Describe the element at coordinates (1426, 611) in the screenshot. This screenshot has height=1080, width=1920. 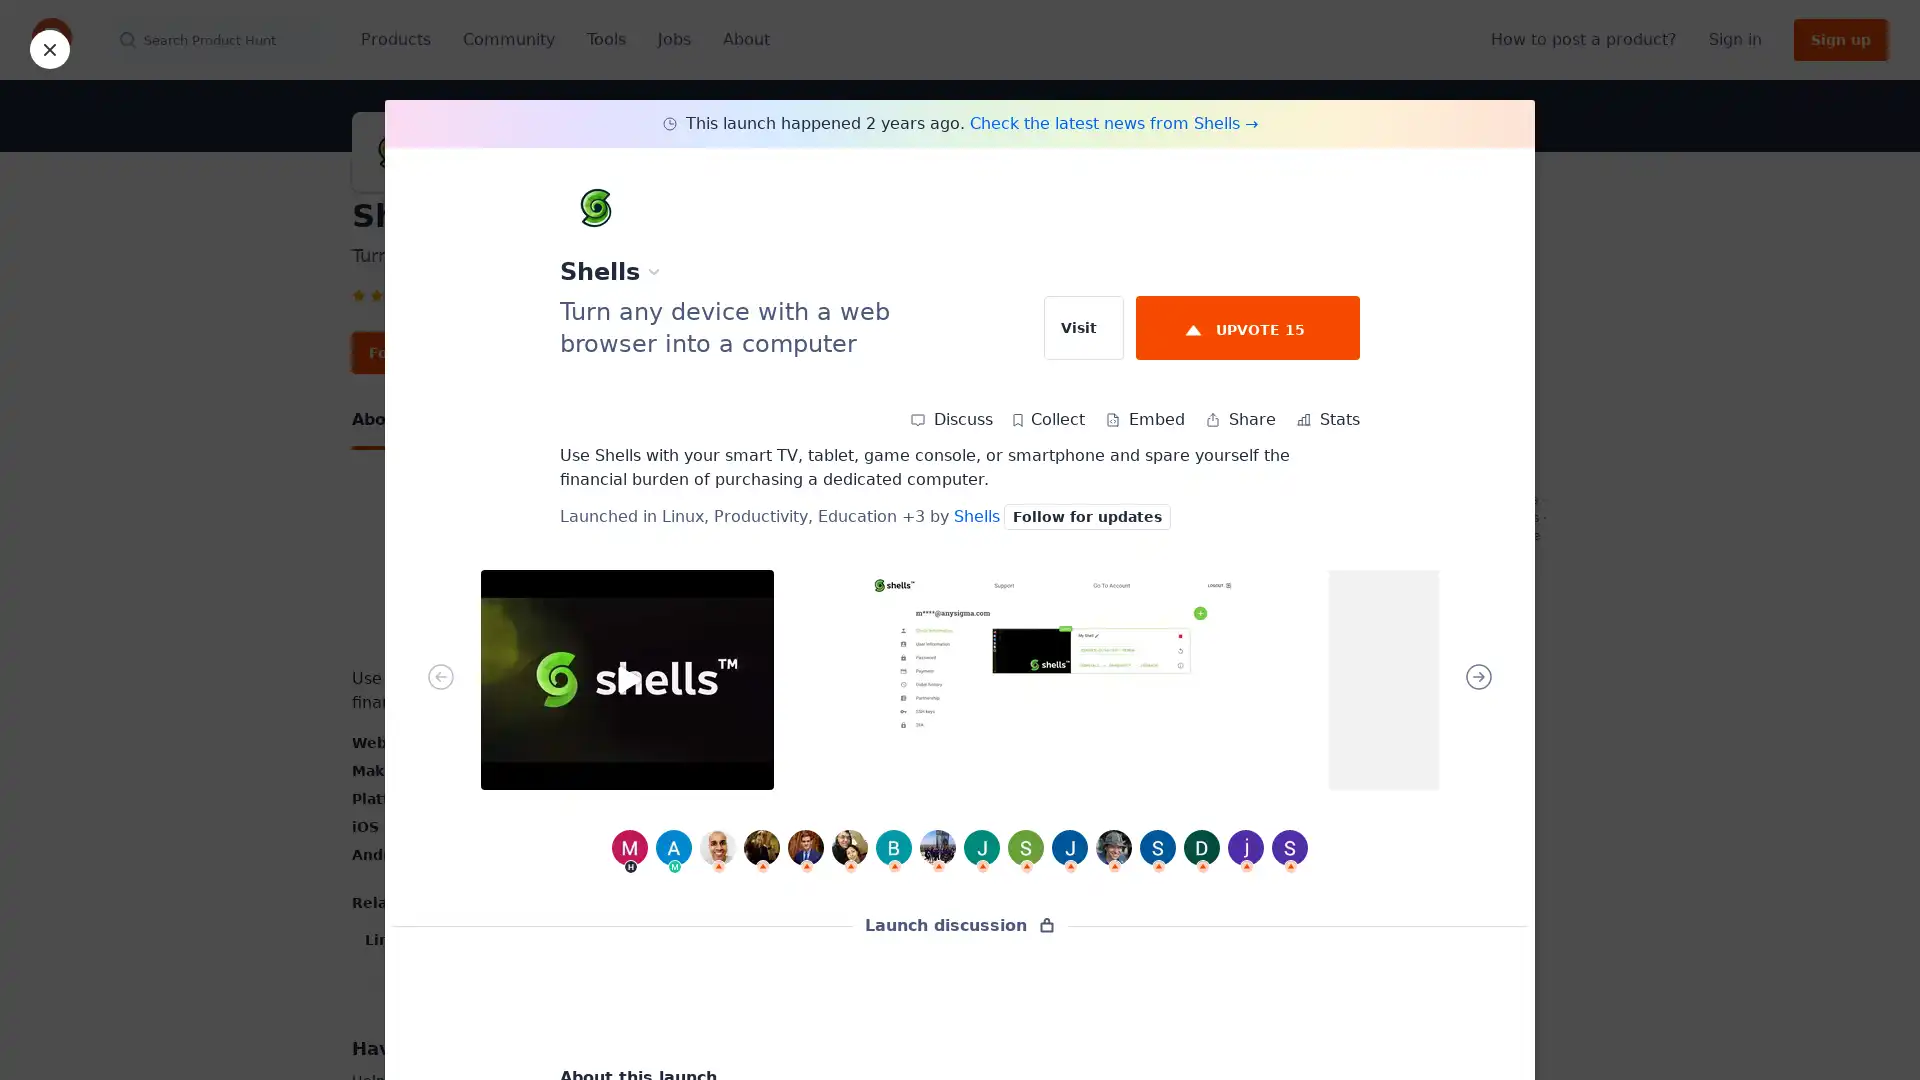
I see `Request changes to this page` at that location.